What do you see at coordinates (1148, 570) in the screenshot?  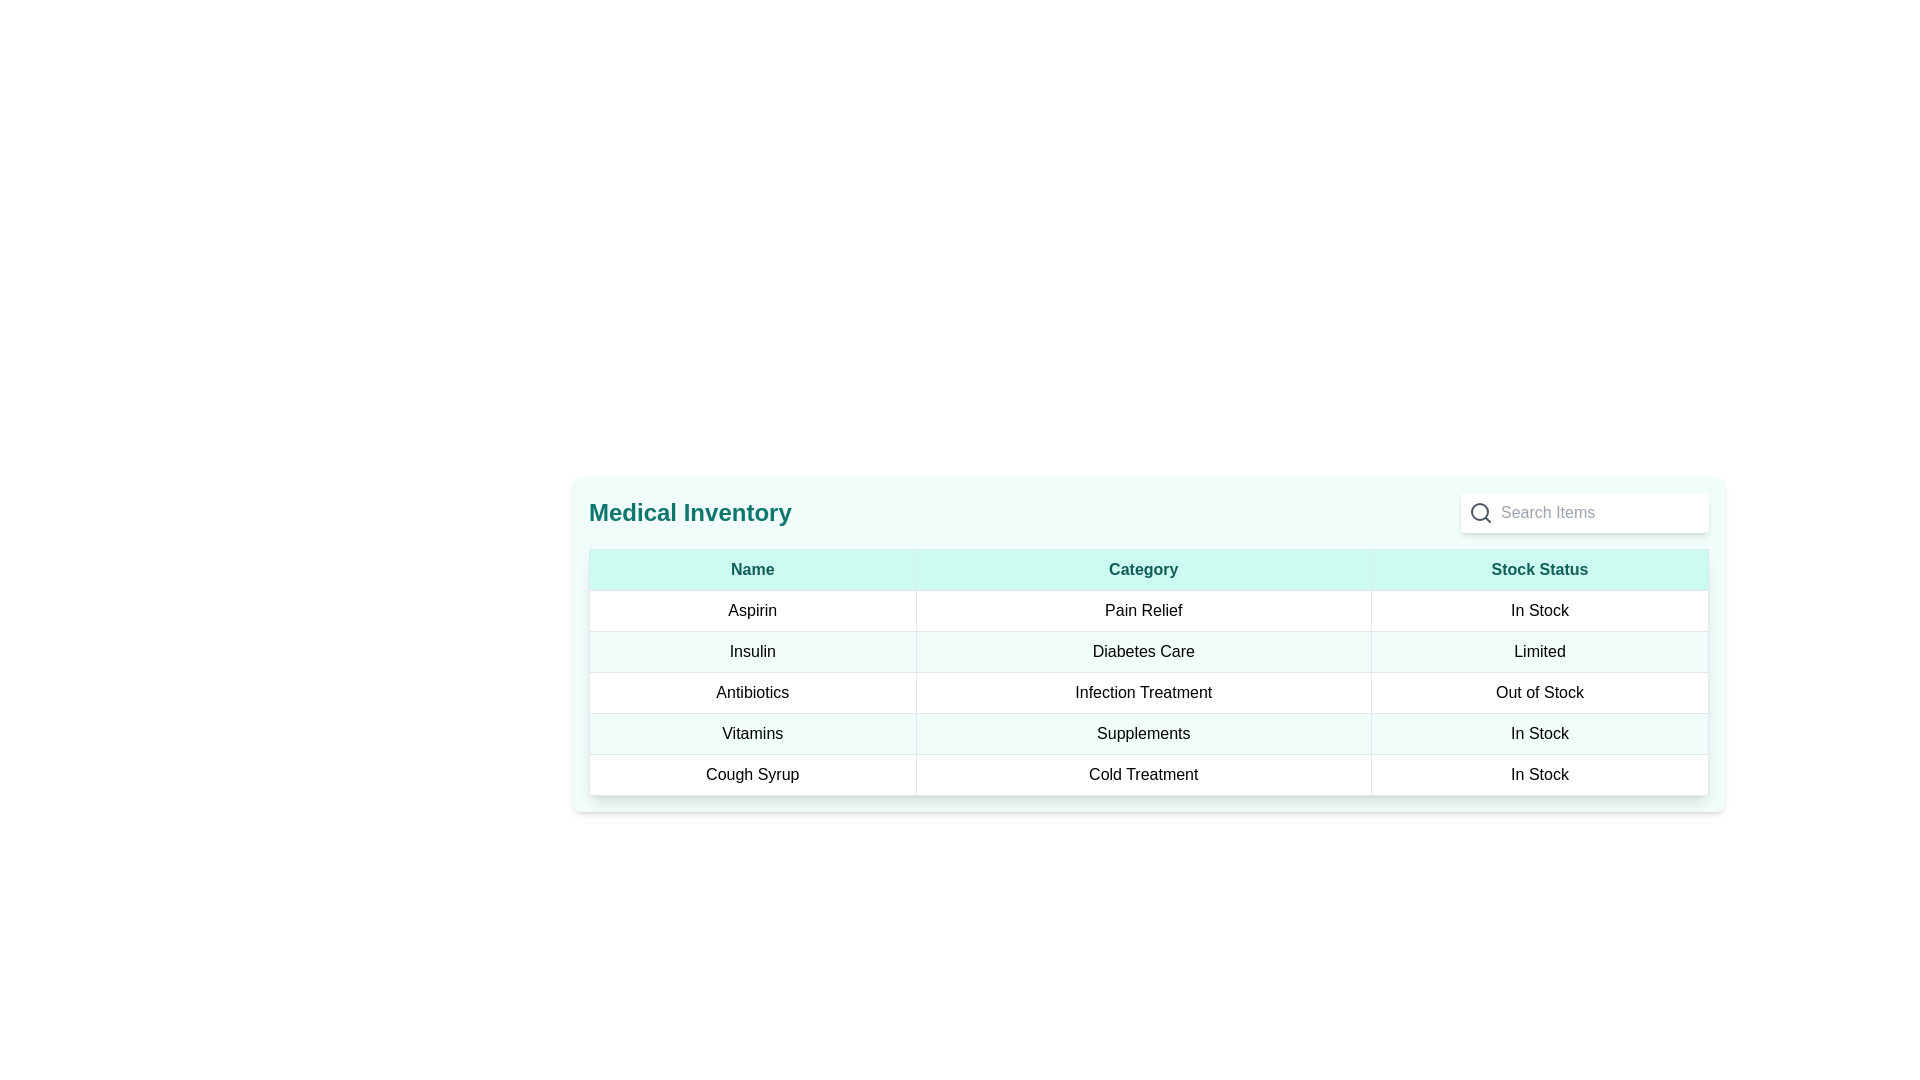 I see `text in the Table Header Row that organizes content into 'Name', 'Category', and 'Stock Status', located just below the 'Medical Inventory' title` at bounding box center [1148, 570].